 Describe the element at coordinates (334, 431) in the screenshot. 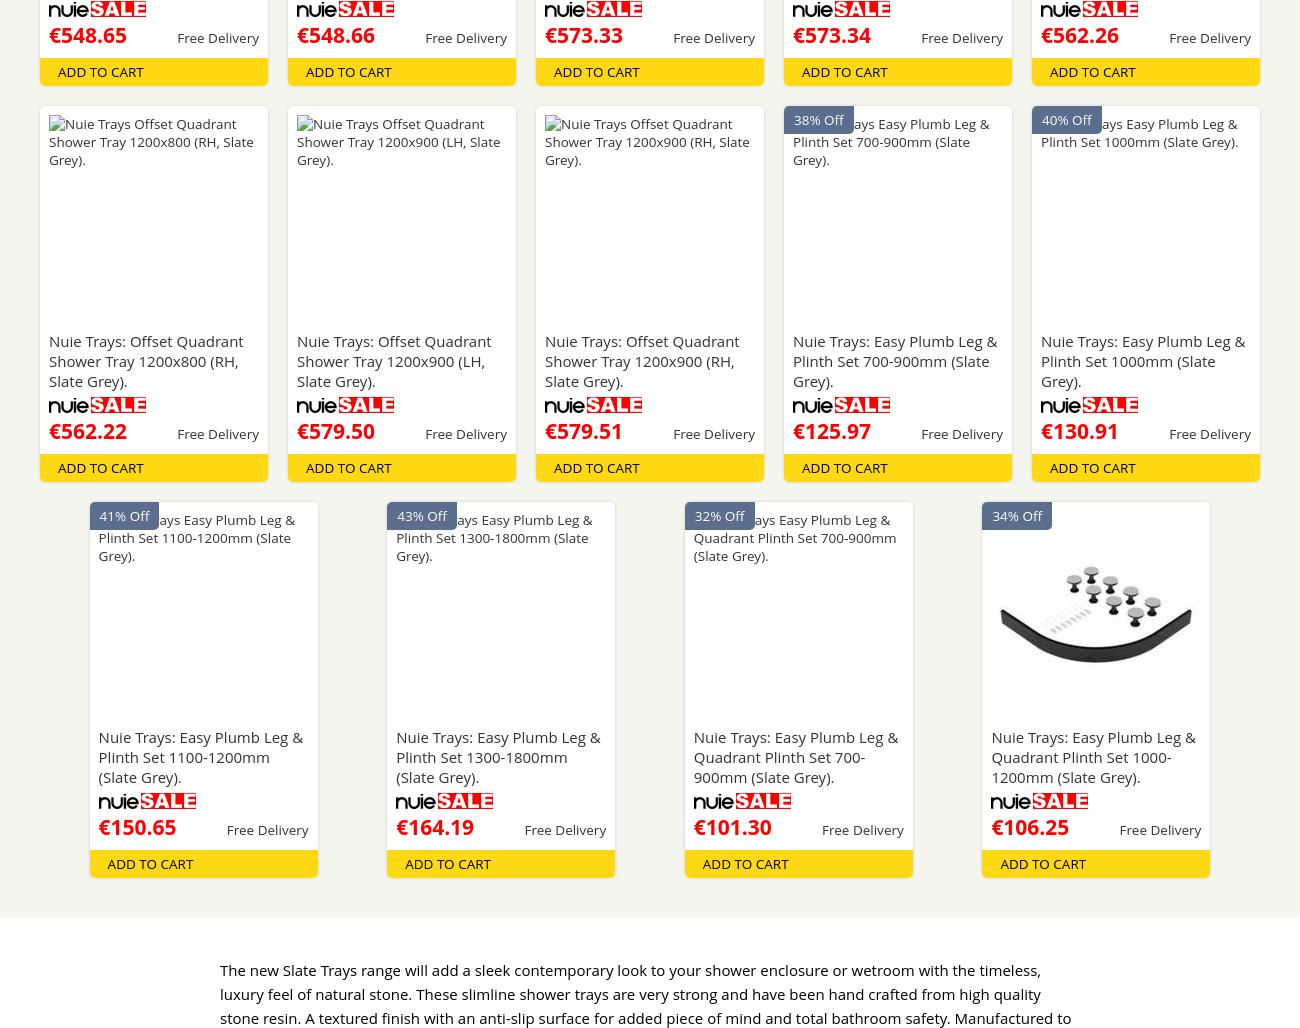

I see `'€579.50'` at that location.